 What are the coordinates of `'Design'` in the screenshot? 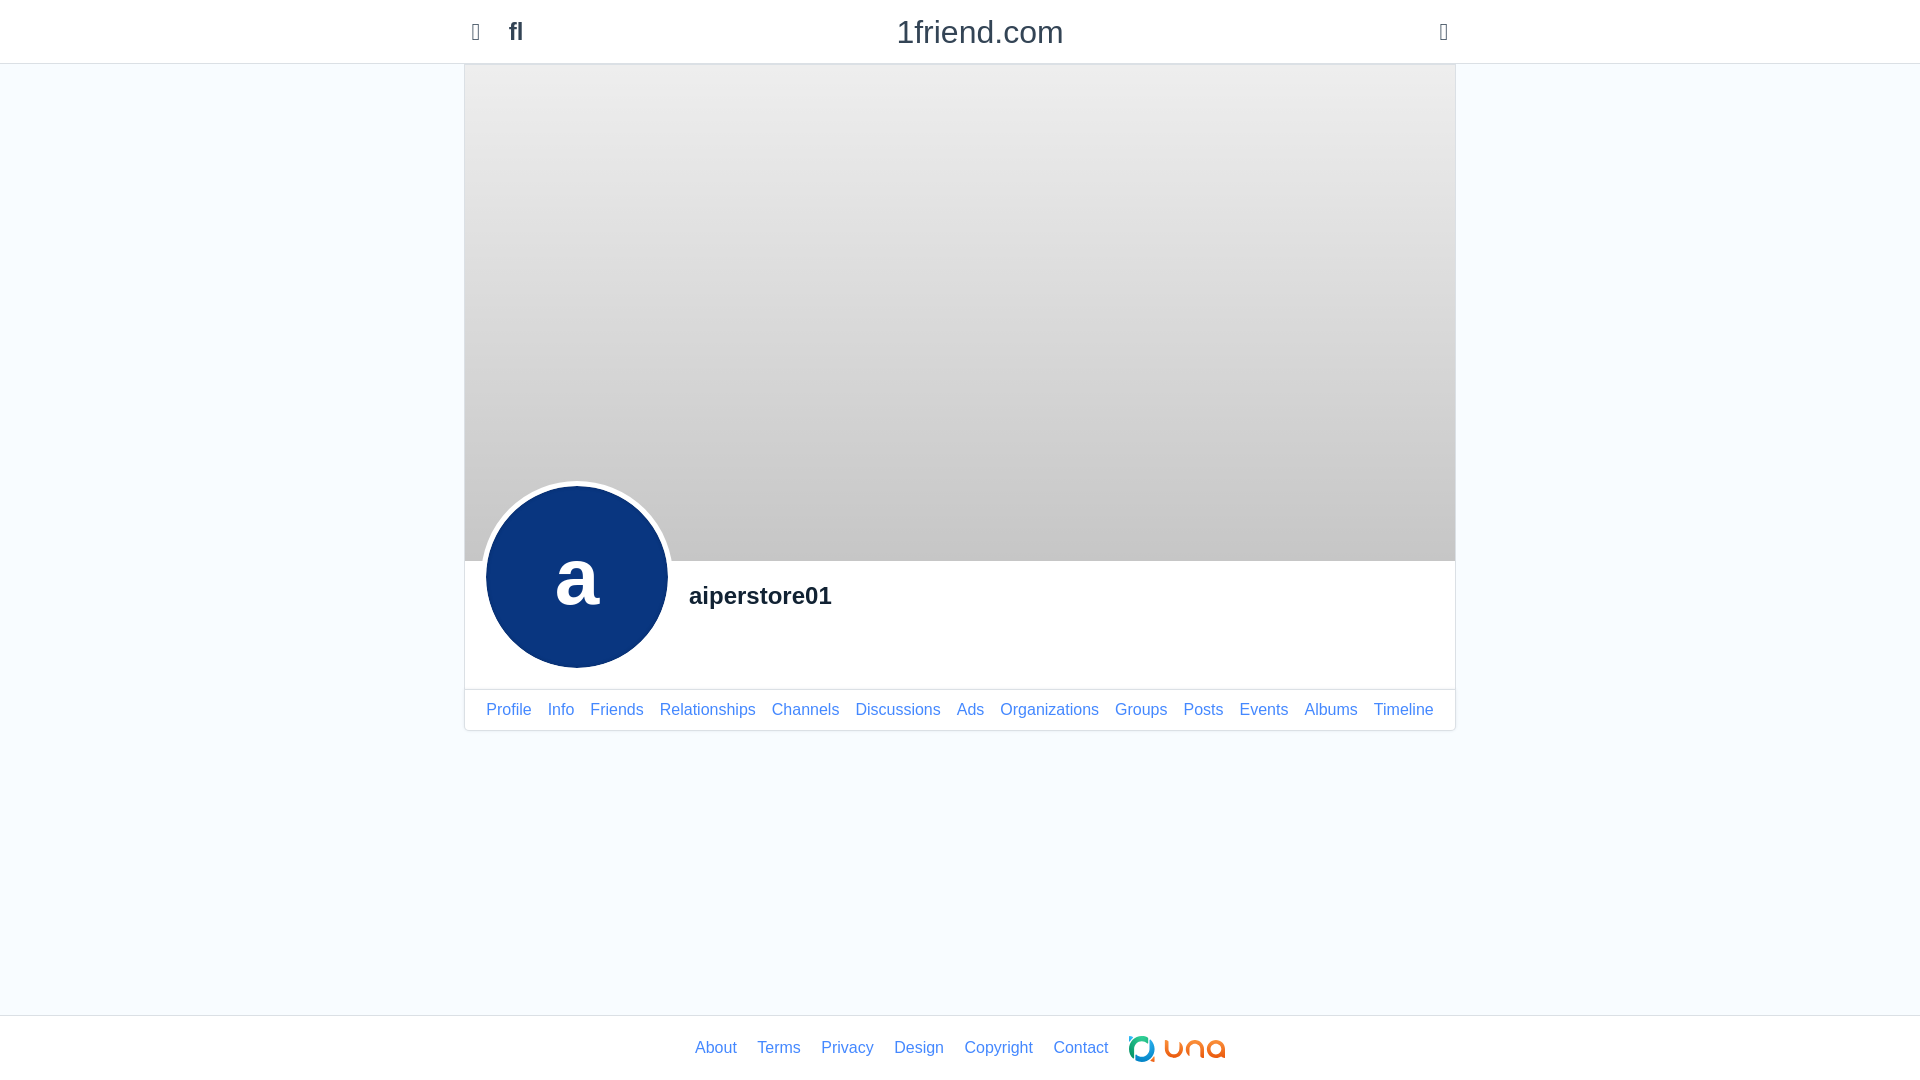 It's located at (917, 1047).